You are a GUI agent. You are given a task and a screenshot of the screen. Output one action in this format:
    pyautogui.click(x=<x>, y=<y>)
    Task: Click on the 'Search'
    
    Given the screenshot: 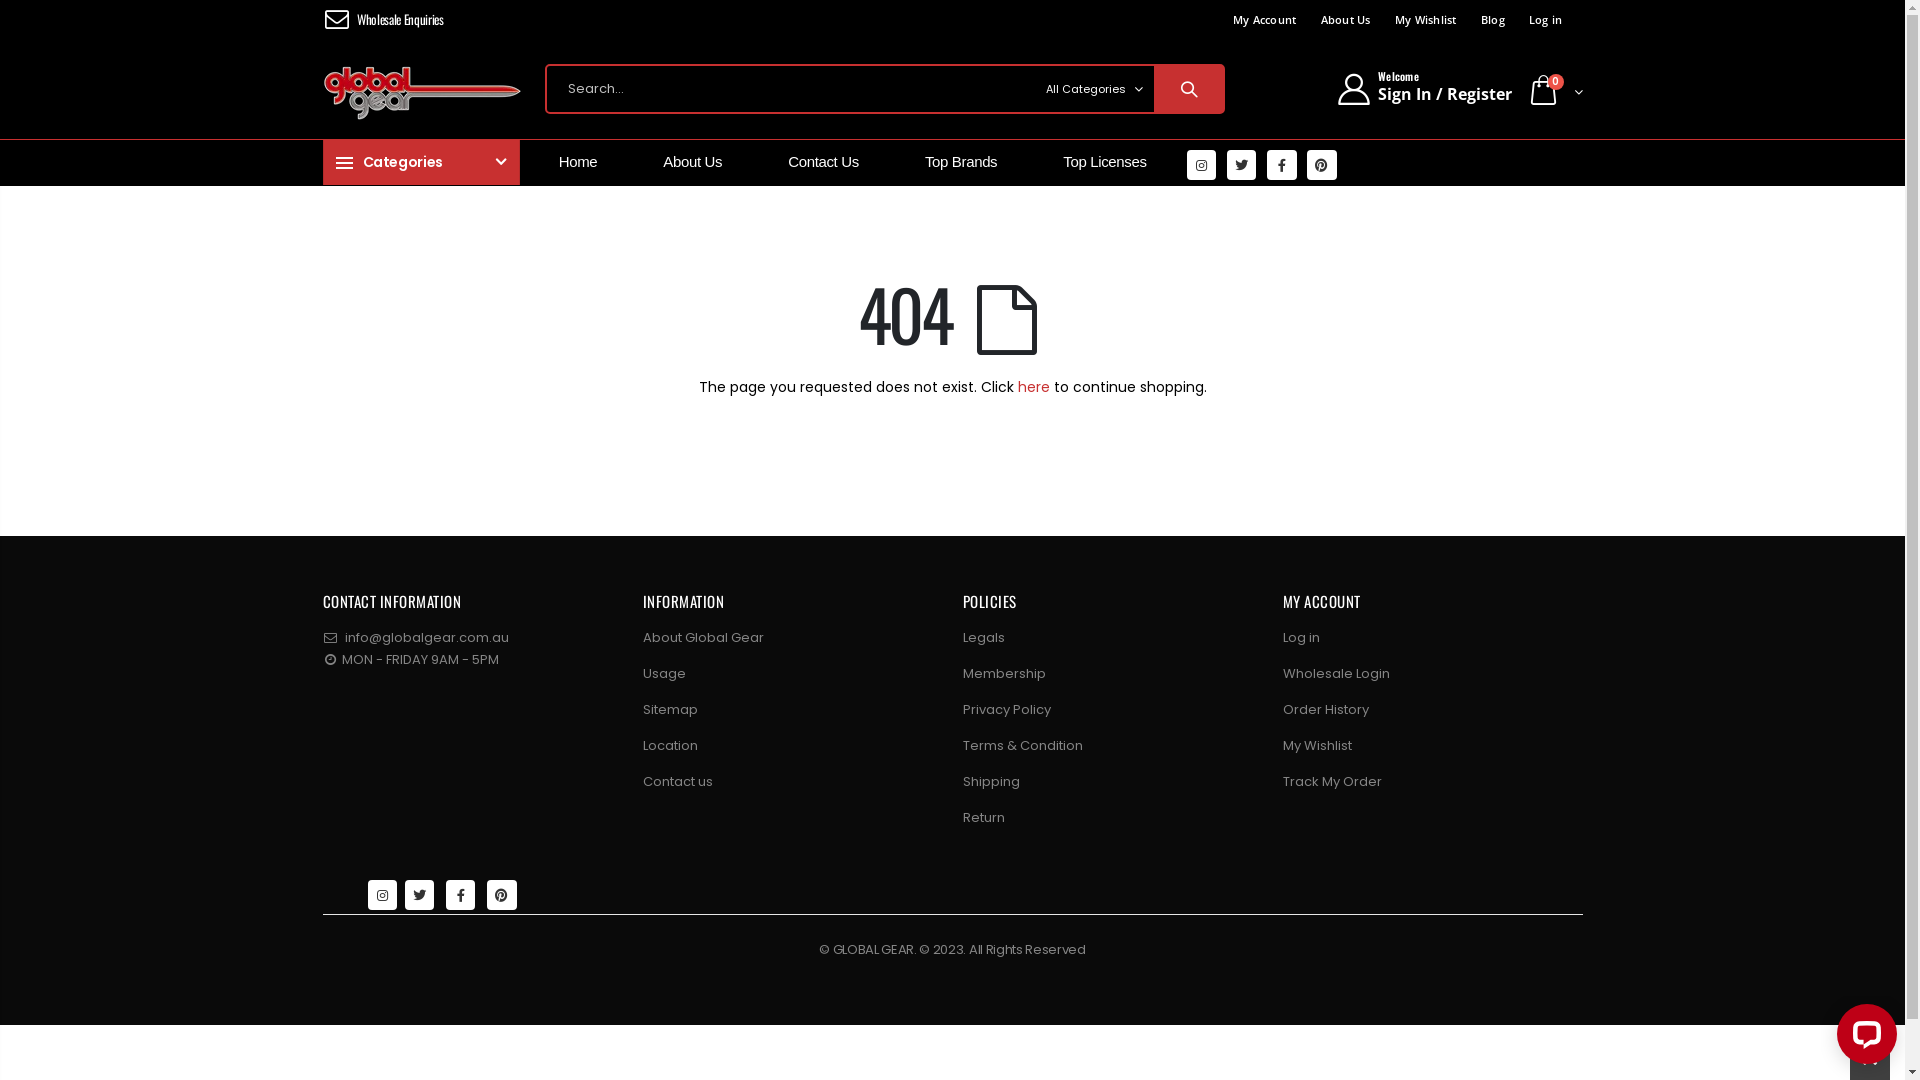 What is the action you would take?
    pyautogui.click(x=1188, y=87)
    